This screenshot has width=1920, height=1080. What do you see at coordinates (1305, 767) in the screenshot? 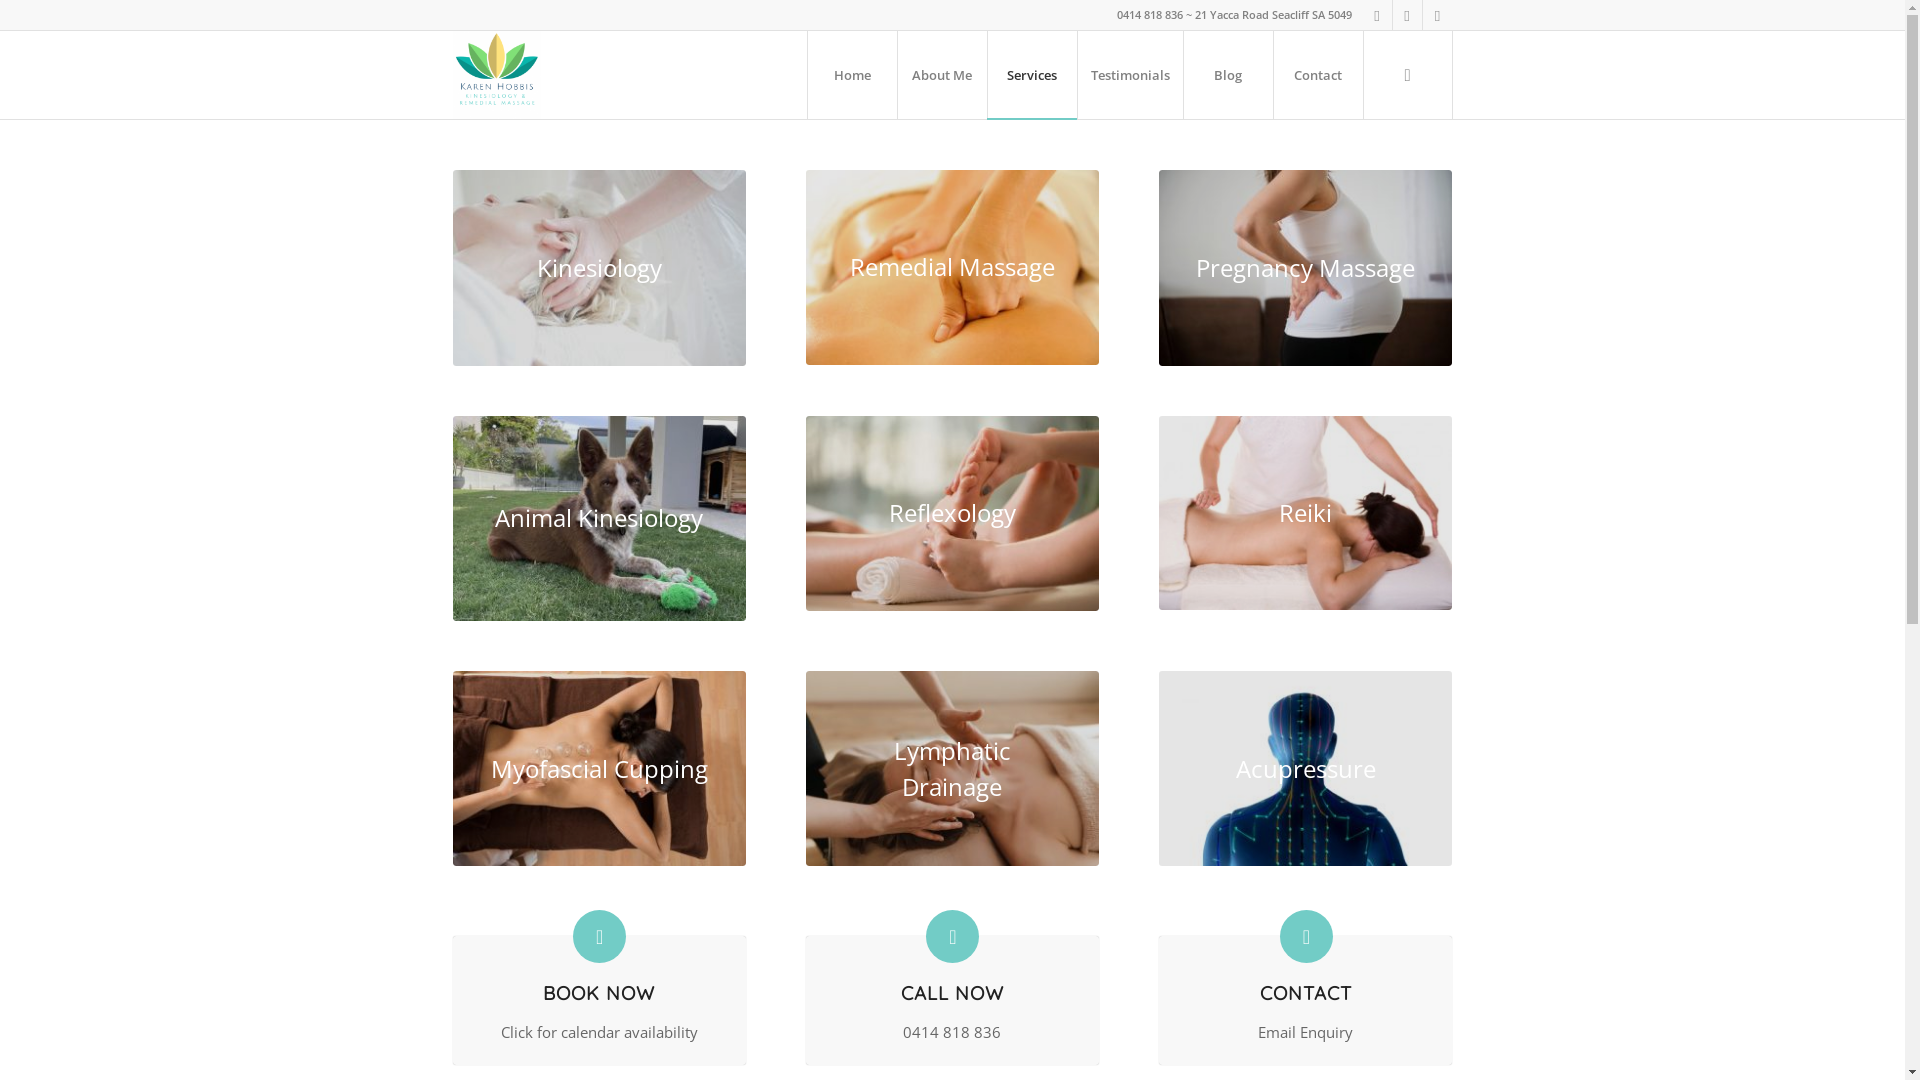
I see `'Acupressure'` at bounding box center [1305, 767].